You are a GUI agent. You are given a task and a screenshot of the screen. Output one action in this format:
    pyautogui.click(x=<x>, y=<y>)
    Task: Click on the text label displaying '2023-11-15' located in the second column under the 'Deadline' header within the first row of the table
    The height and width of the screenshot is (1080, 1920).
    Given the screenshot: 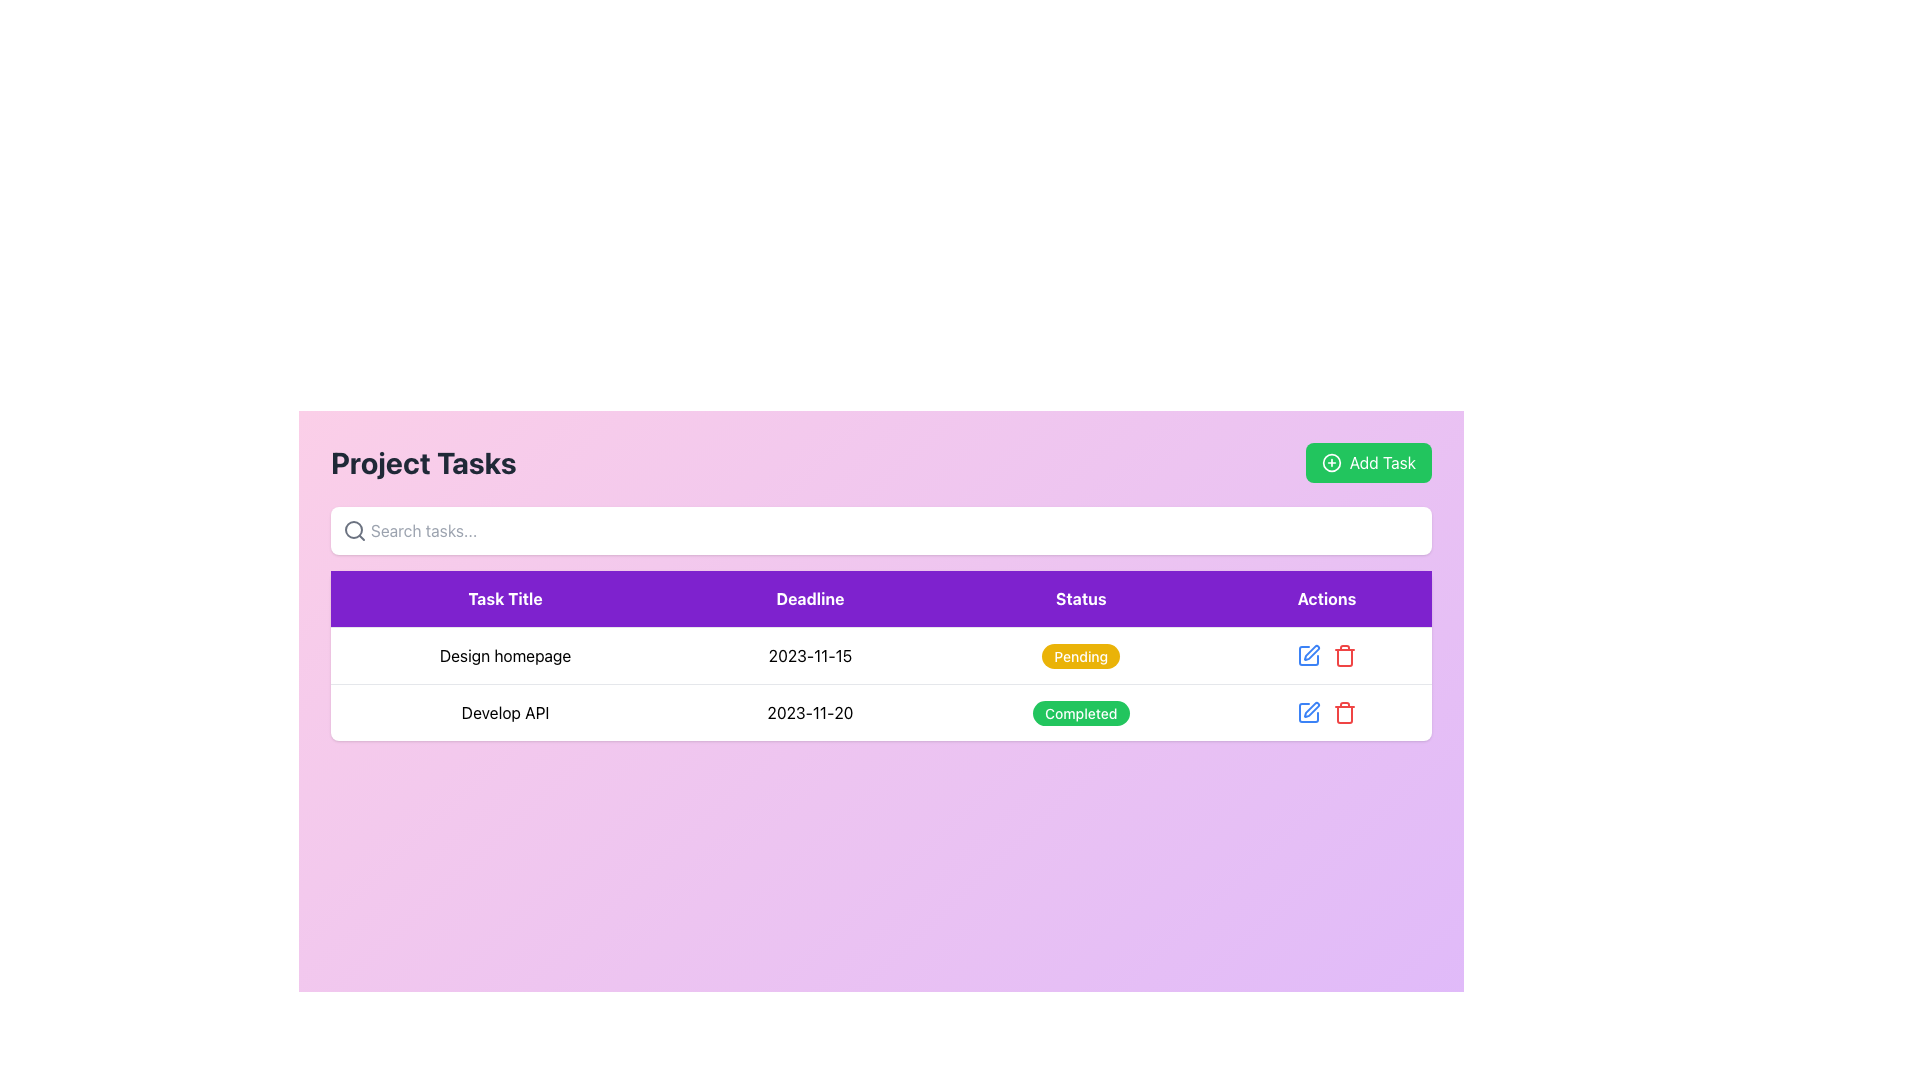 What is the action you would take?
    pyautogui.click(x=810, y=655)
    